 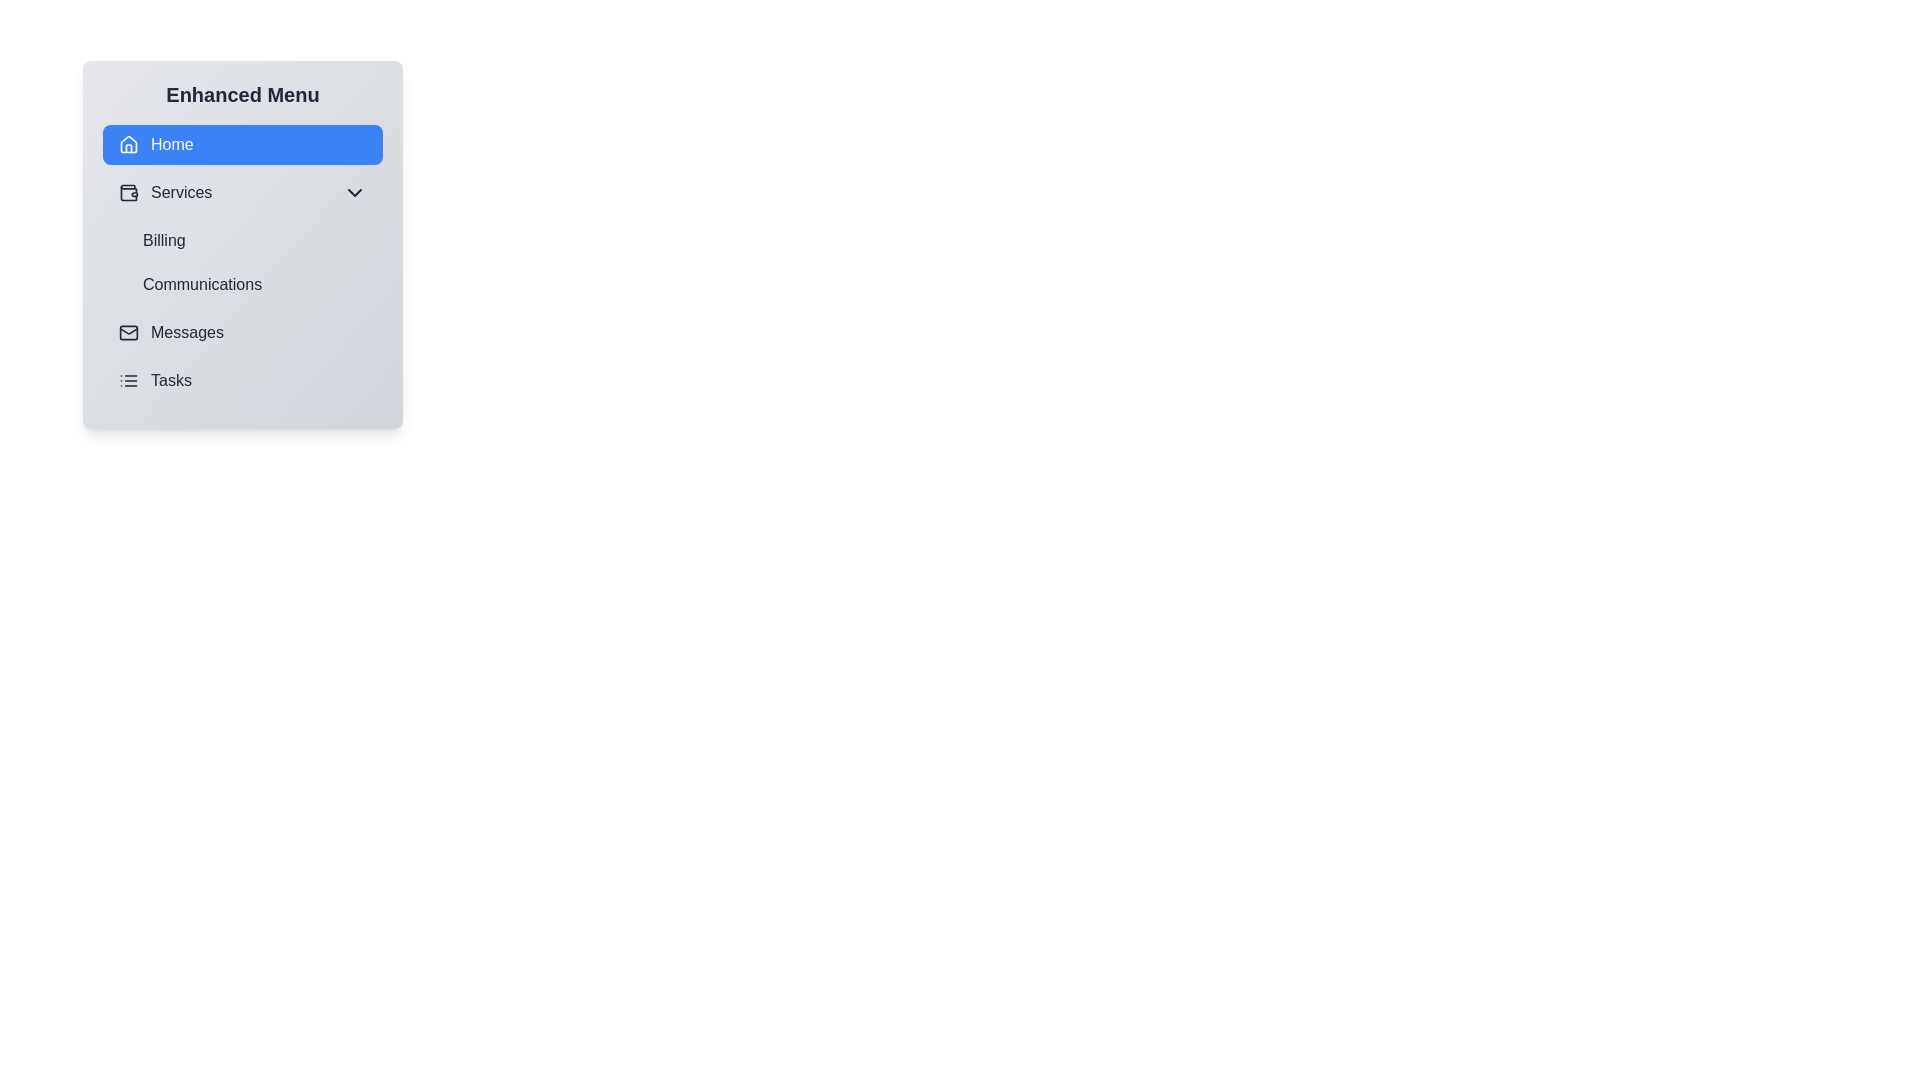 What do you see at coordinates (242, 192) in the screenshot?
I see `the menu button located below the 'Home' item` at bounding box center [242, 192].